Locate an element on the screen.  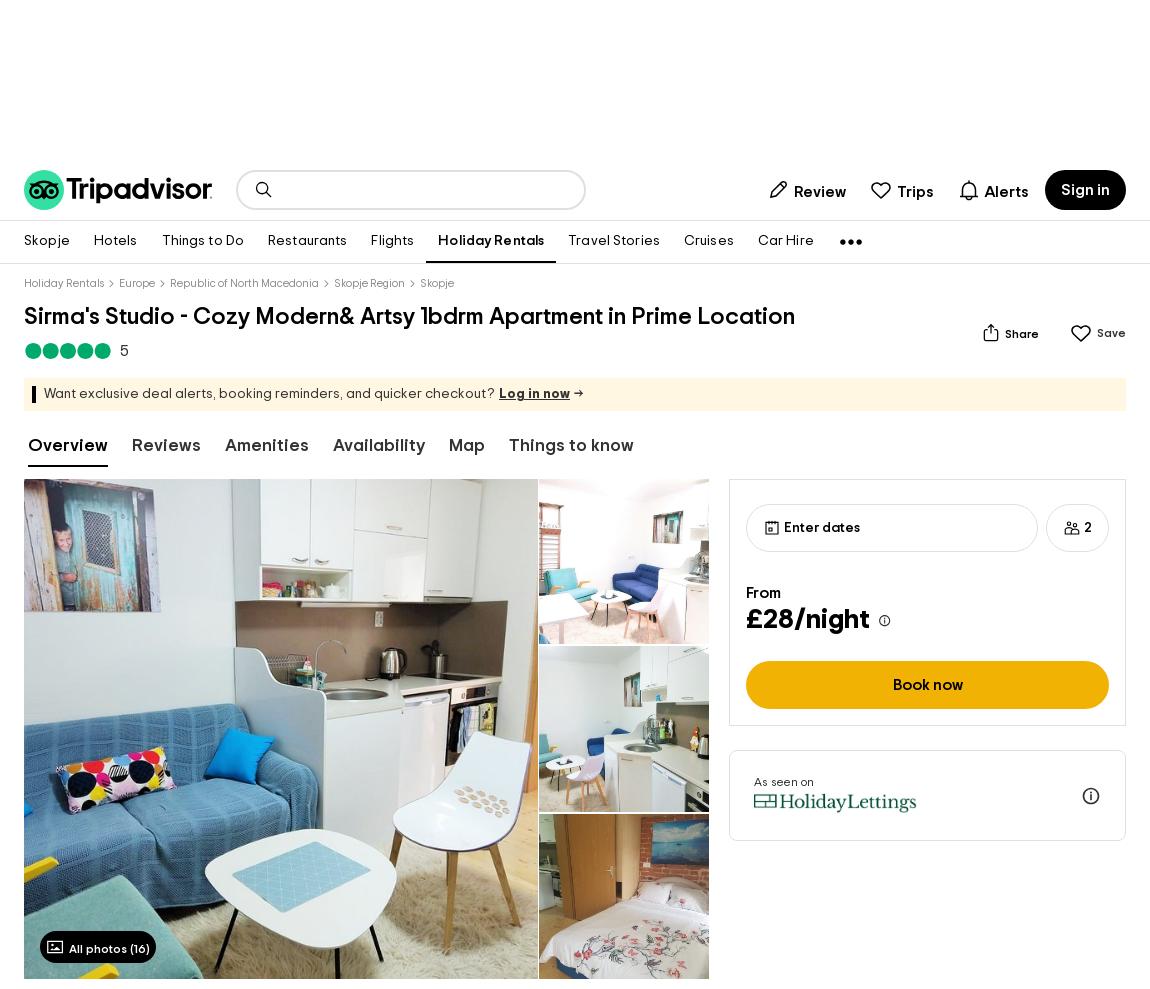
'Europe' is located at coordinates (135, 283).